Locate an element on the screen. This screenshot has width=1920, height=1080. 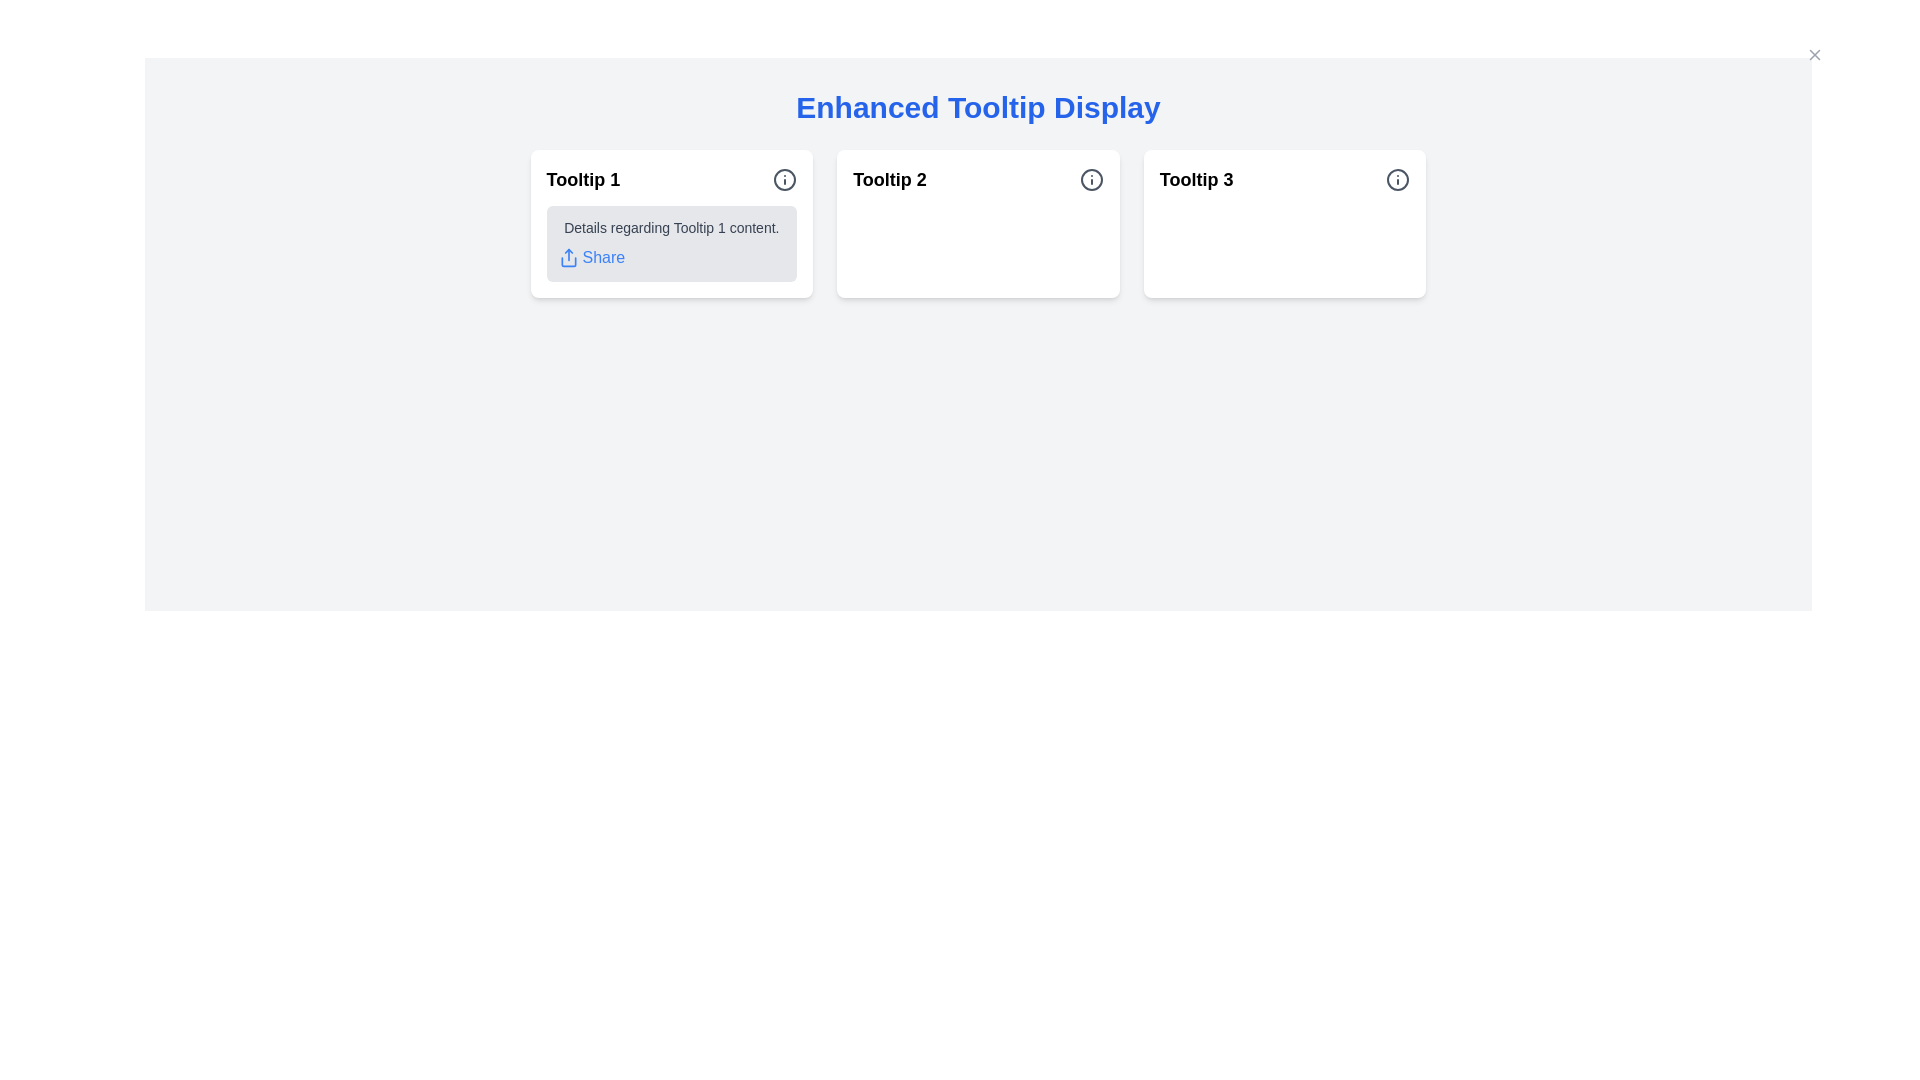
the circular information icon button located at the top-right corner of the 'Tooltip 2' card is located at coordinates (1090, 180).